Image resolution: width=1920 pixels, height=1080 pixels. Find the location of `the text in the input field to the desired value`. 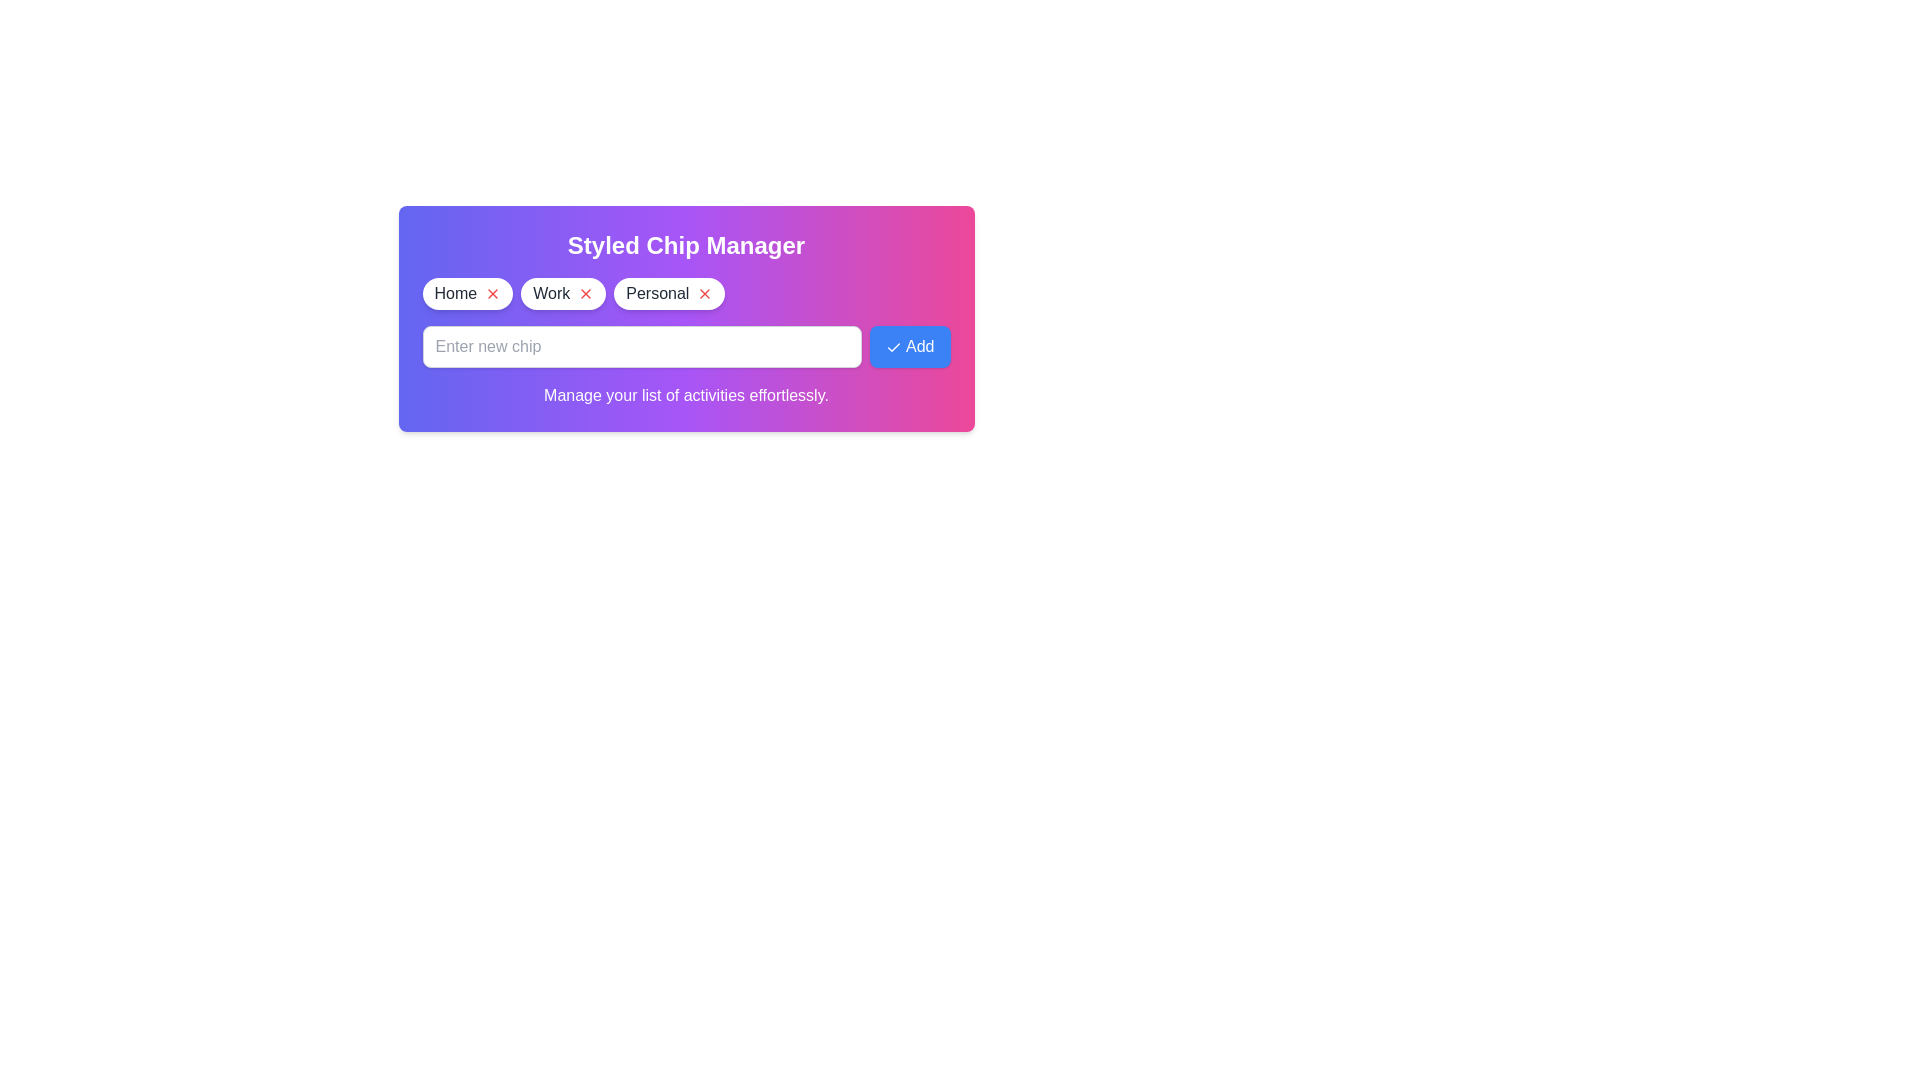

the text in the input field to the desired value is located at coordinates (642, 346).